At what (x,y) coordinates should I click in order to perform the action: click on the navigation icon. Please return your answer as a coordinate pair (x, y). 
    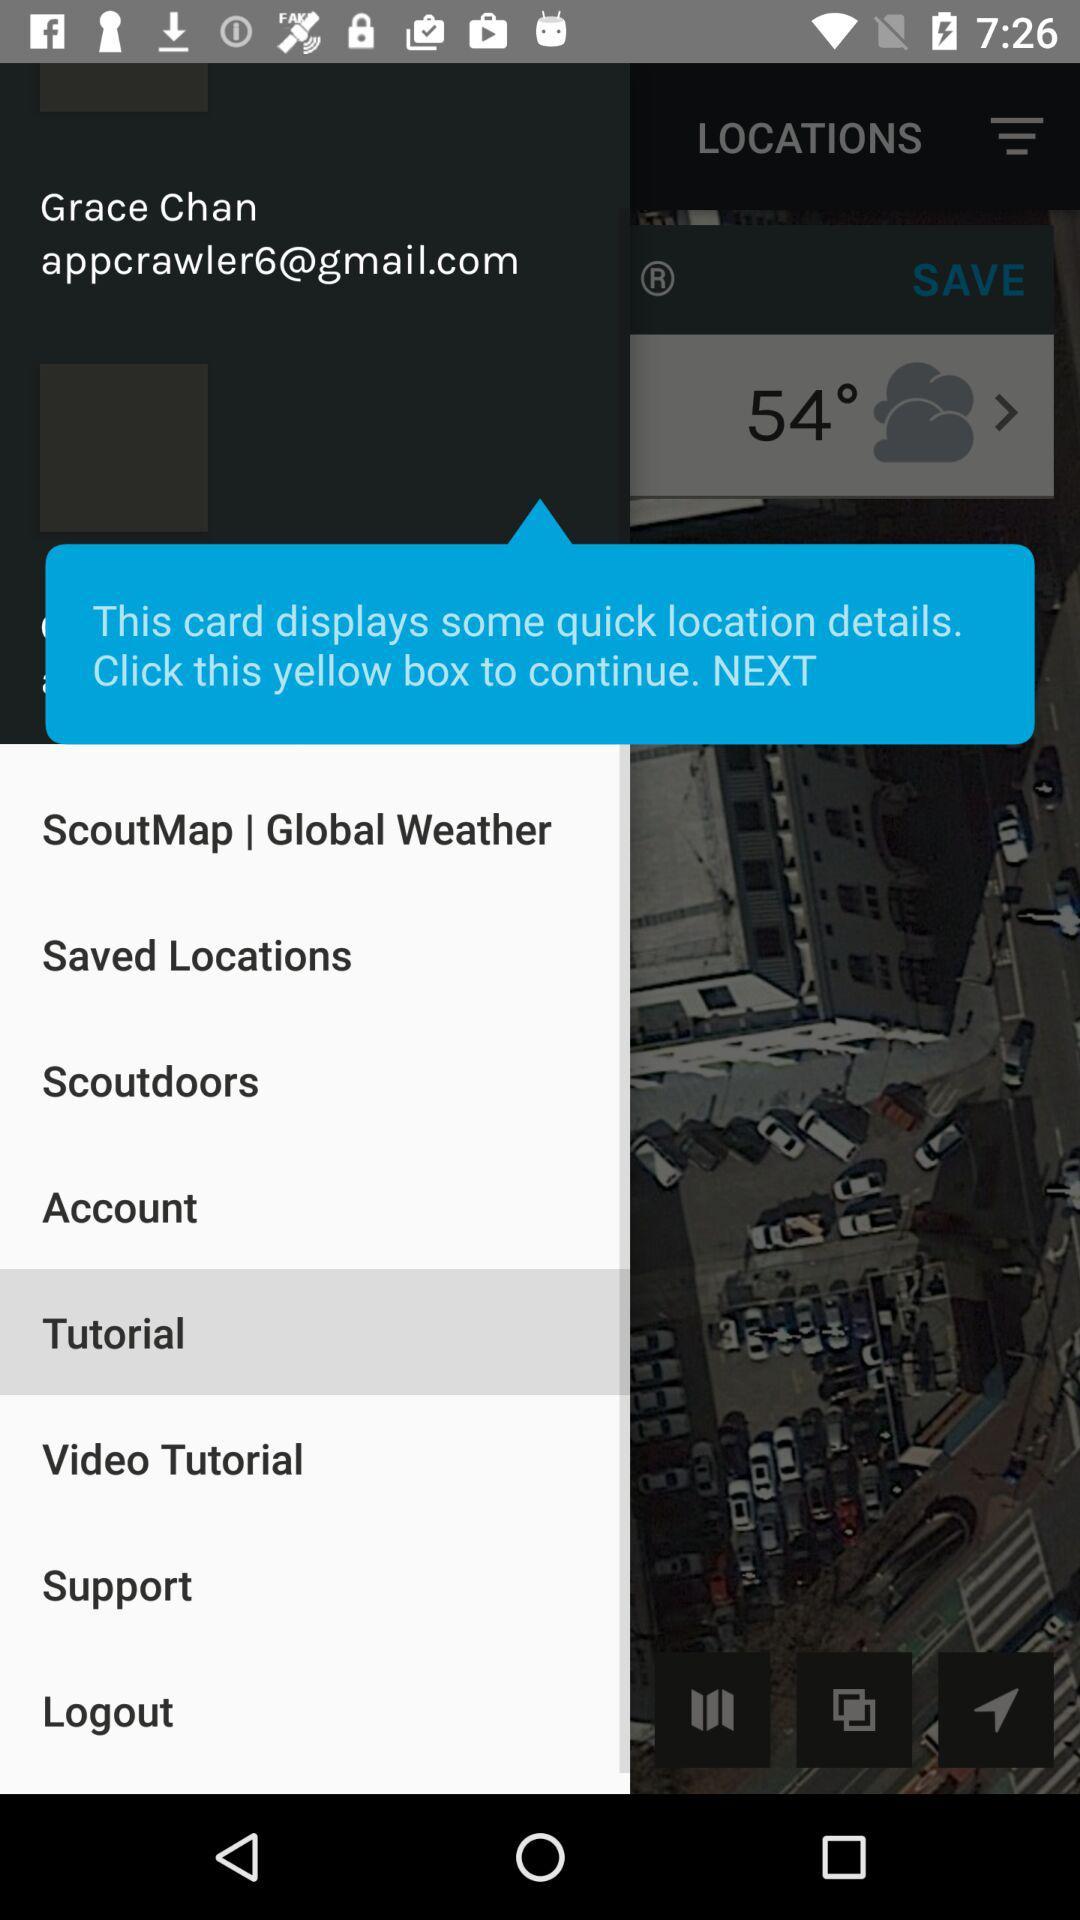
    Looking at the image, I should click on (995, 1708).